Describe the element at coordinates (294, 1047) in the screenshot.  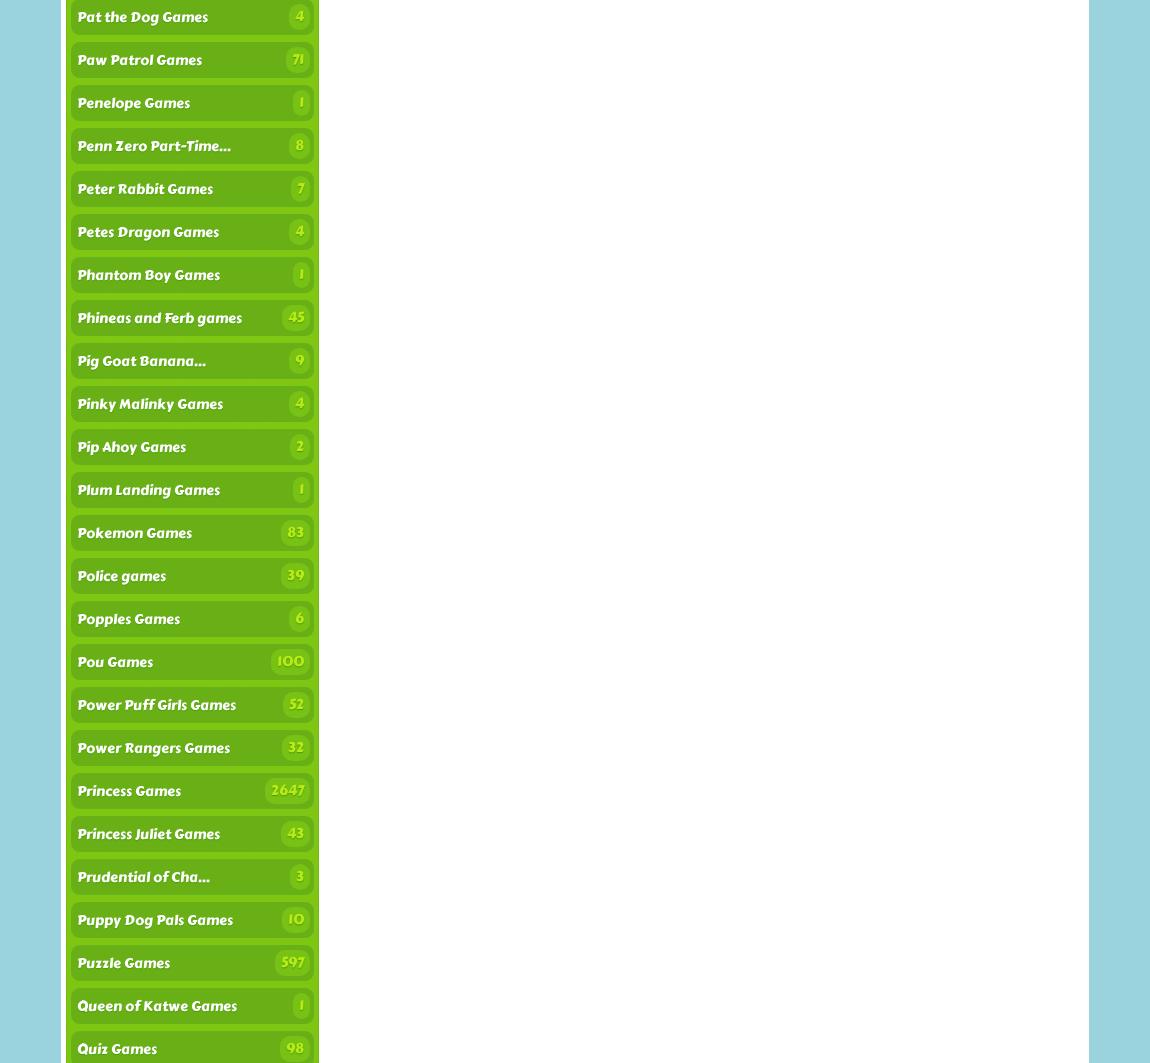
I see `'98'` at that location.